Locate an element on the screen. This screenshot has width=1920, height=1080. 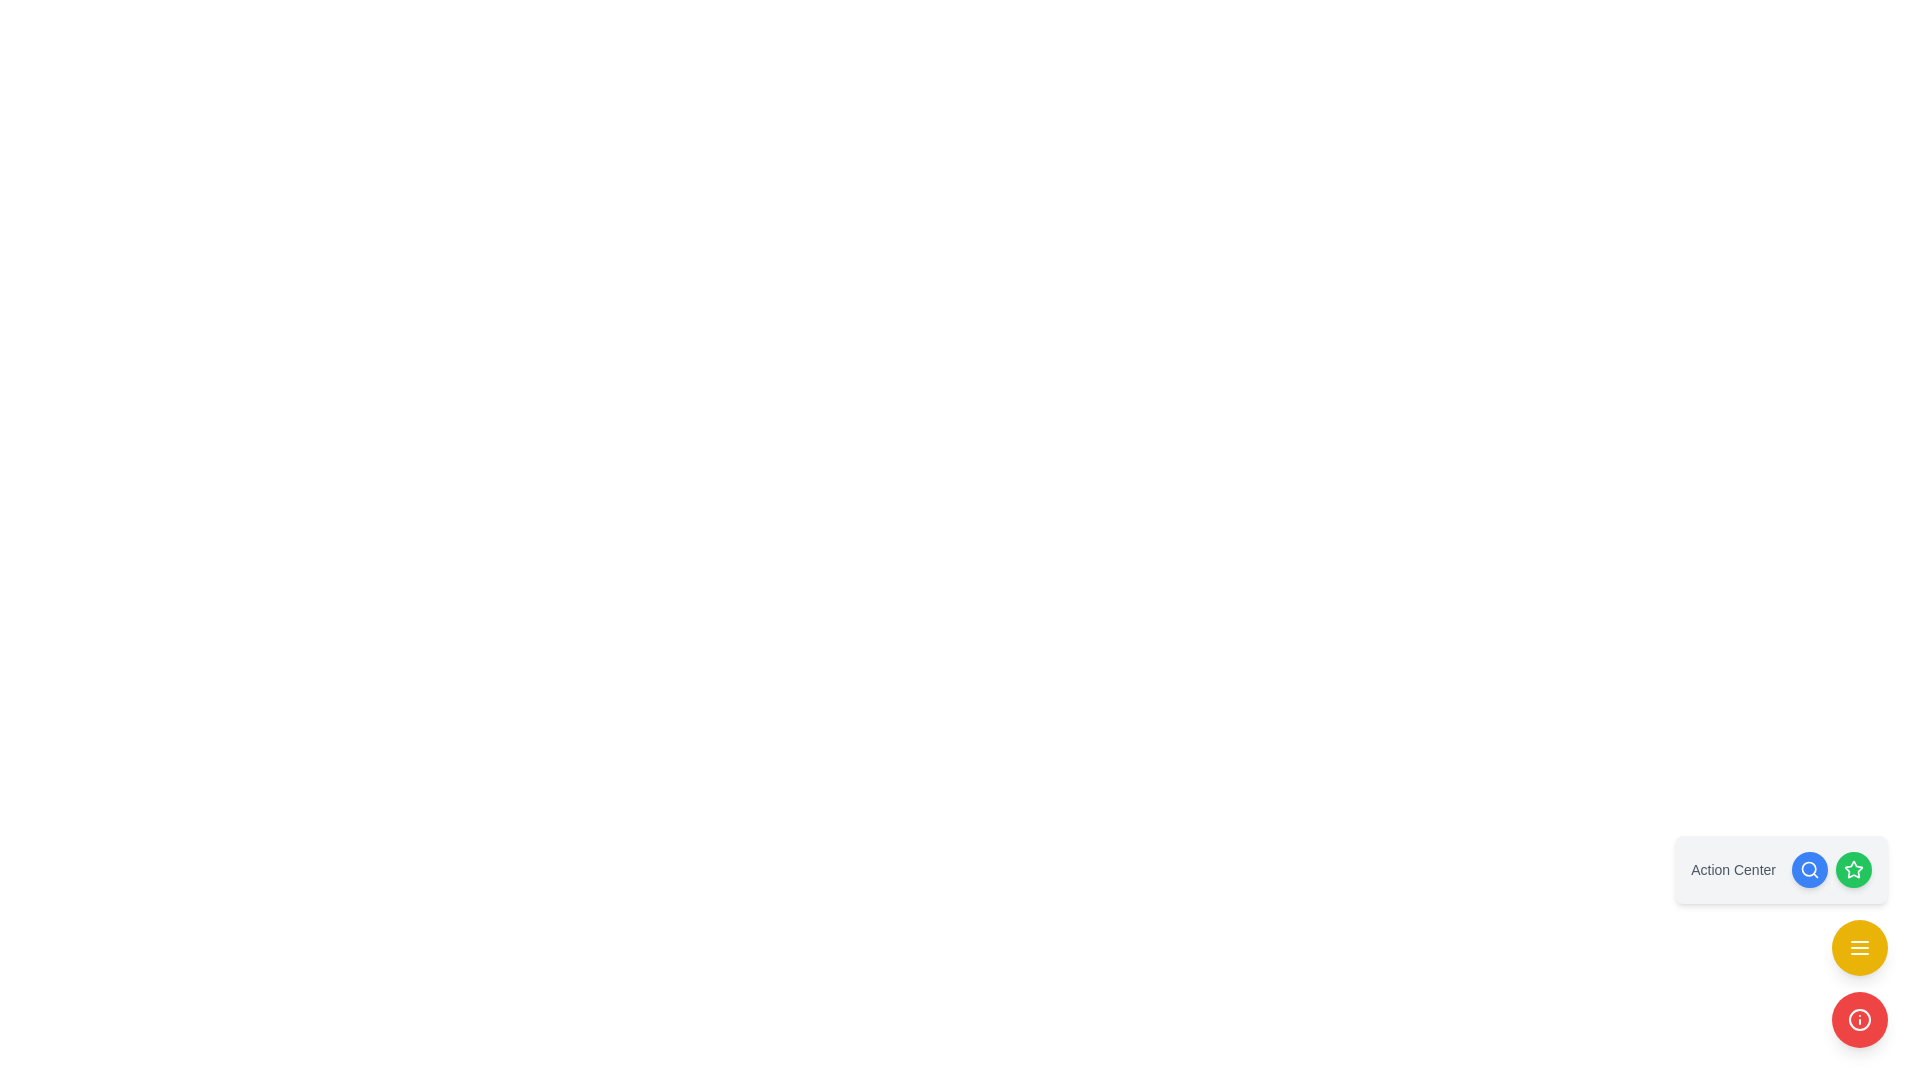
the icon representing the Action Center, located to the right of the label 'Action Center' is located at coordinates (1852, 868).